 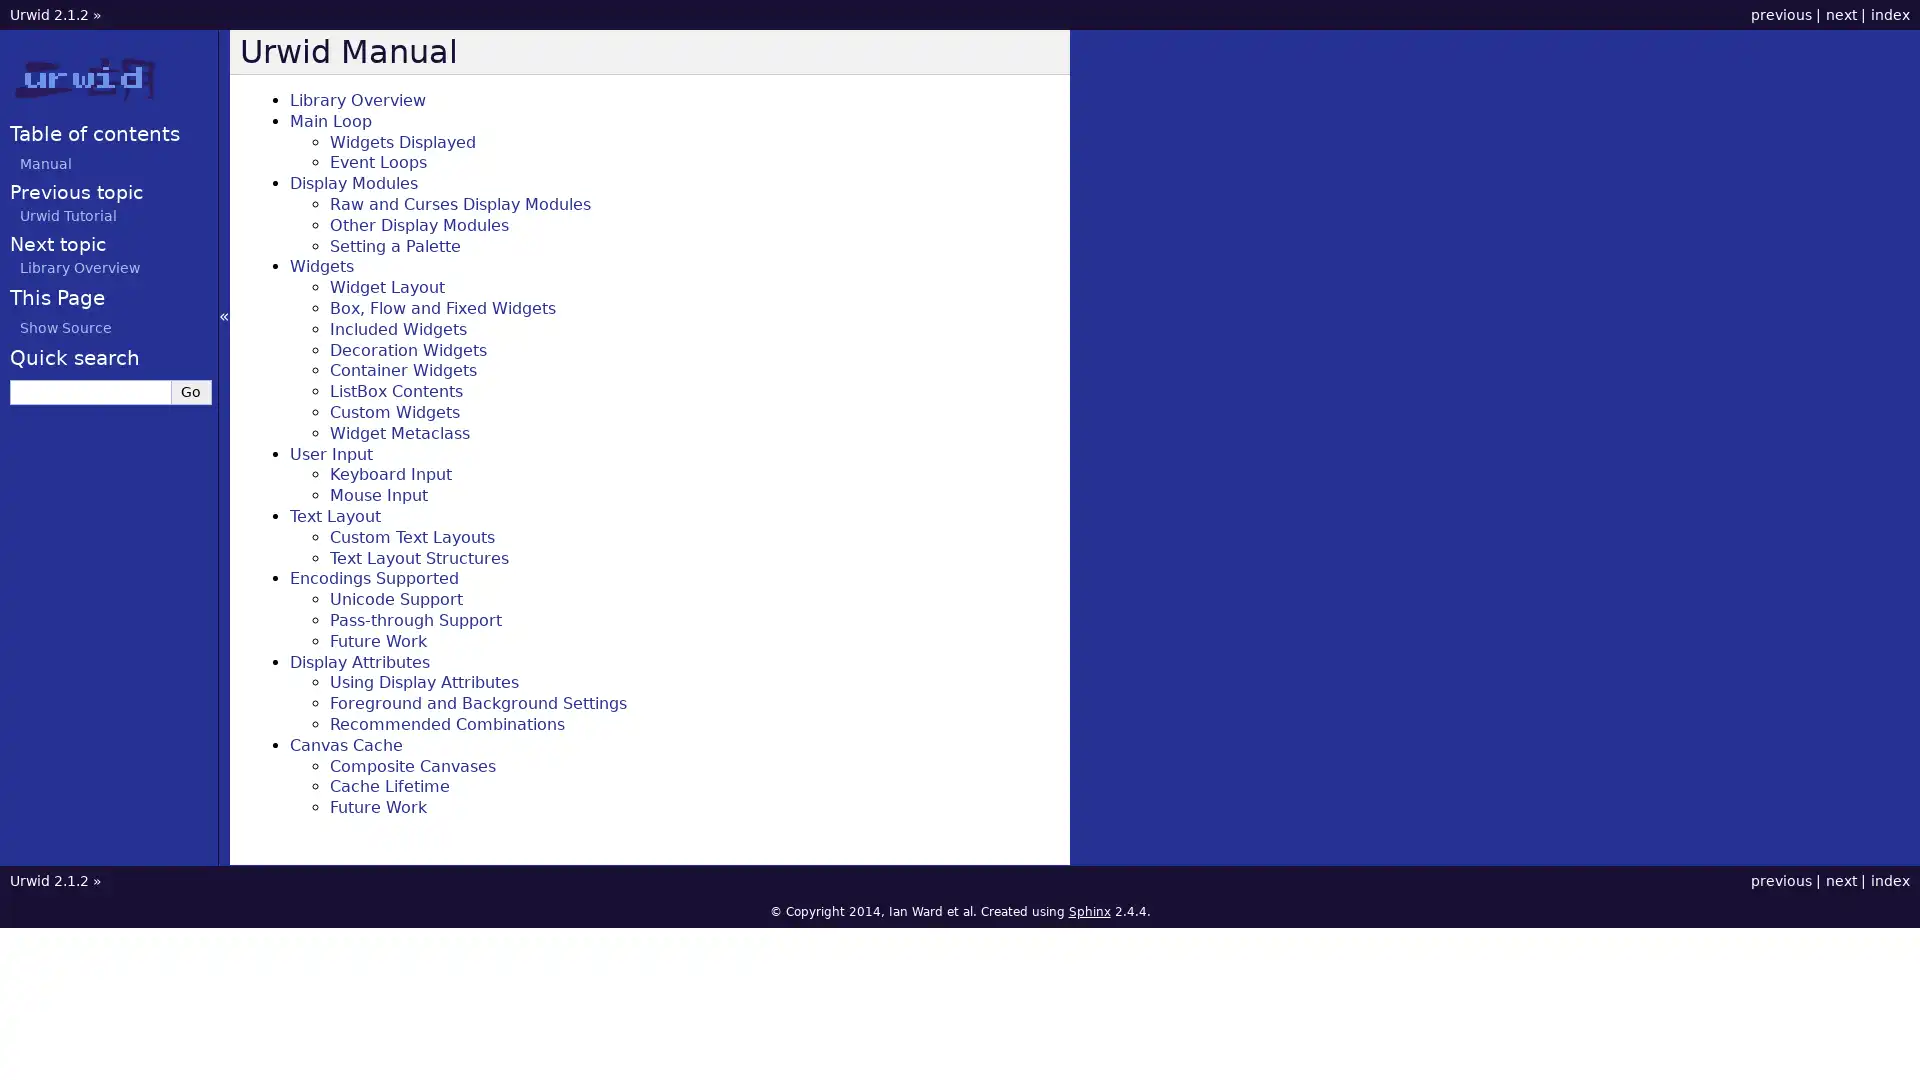 What do you see at coordinates (191, 391) in the screenshot?
I see `Go` at bounding box center [191, 391].